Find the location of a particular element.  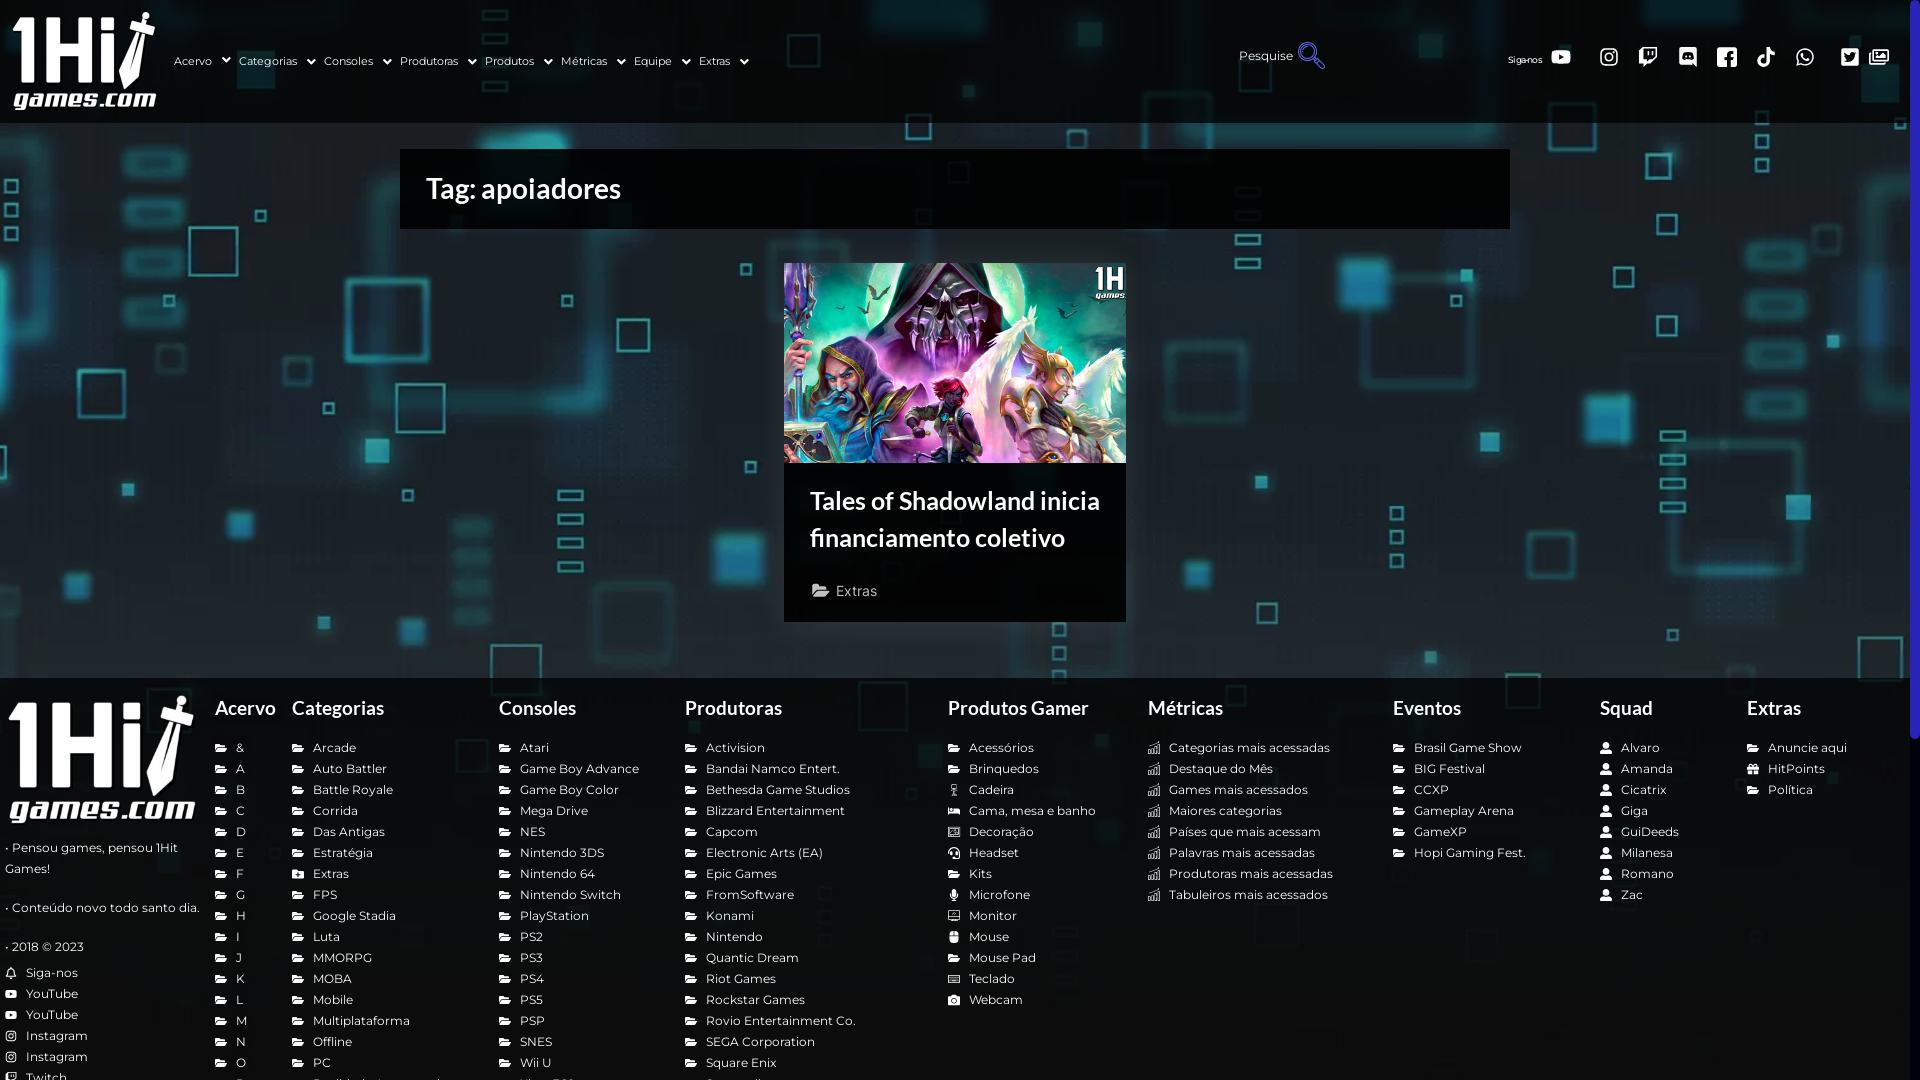

'Nintendo' is located at coordinates (806, 936).